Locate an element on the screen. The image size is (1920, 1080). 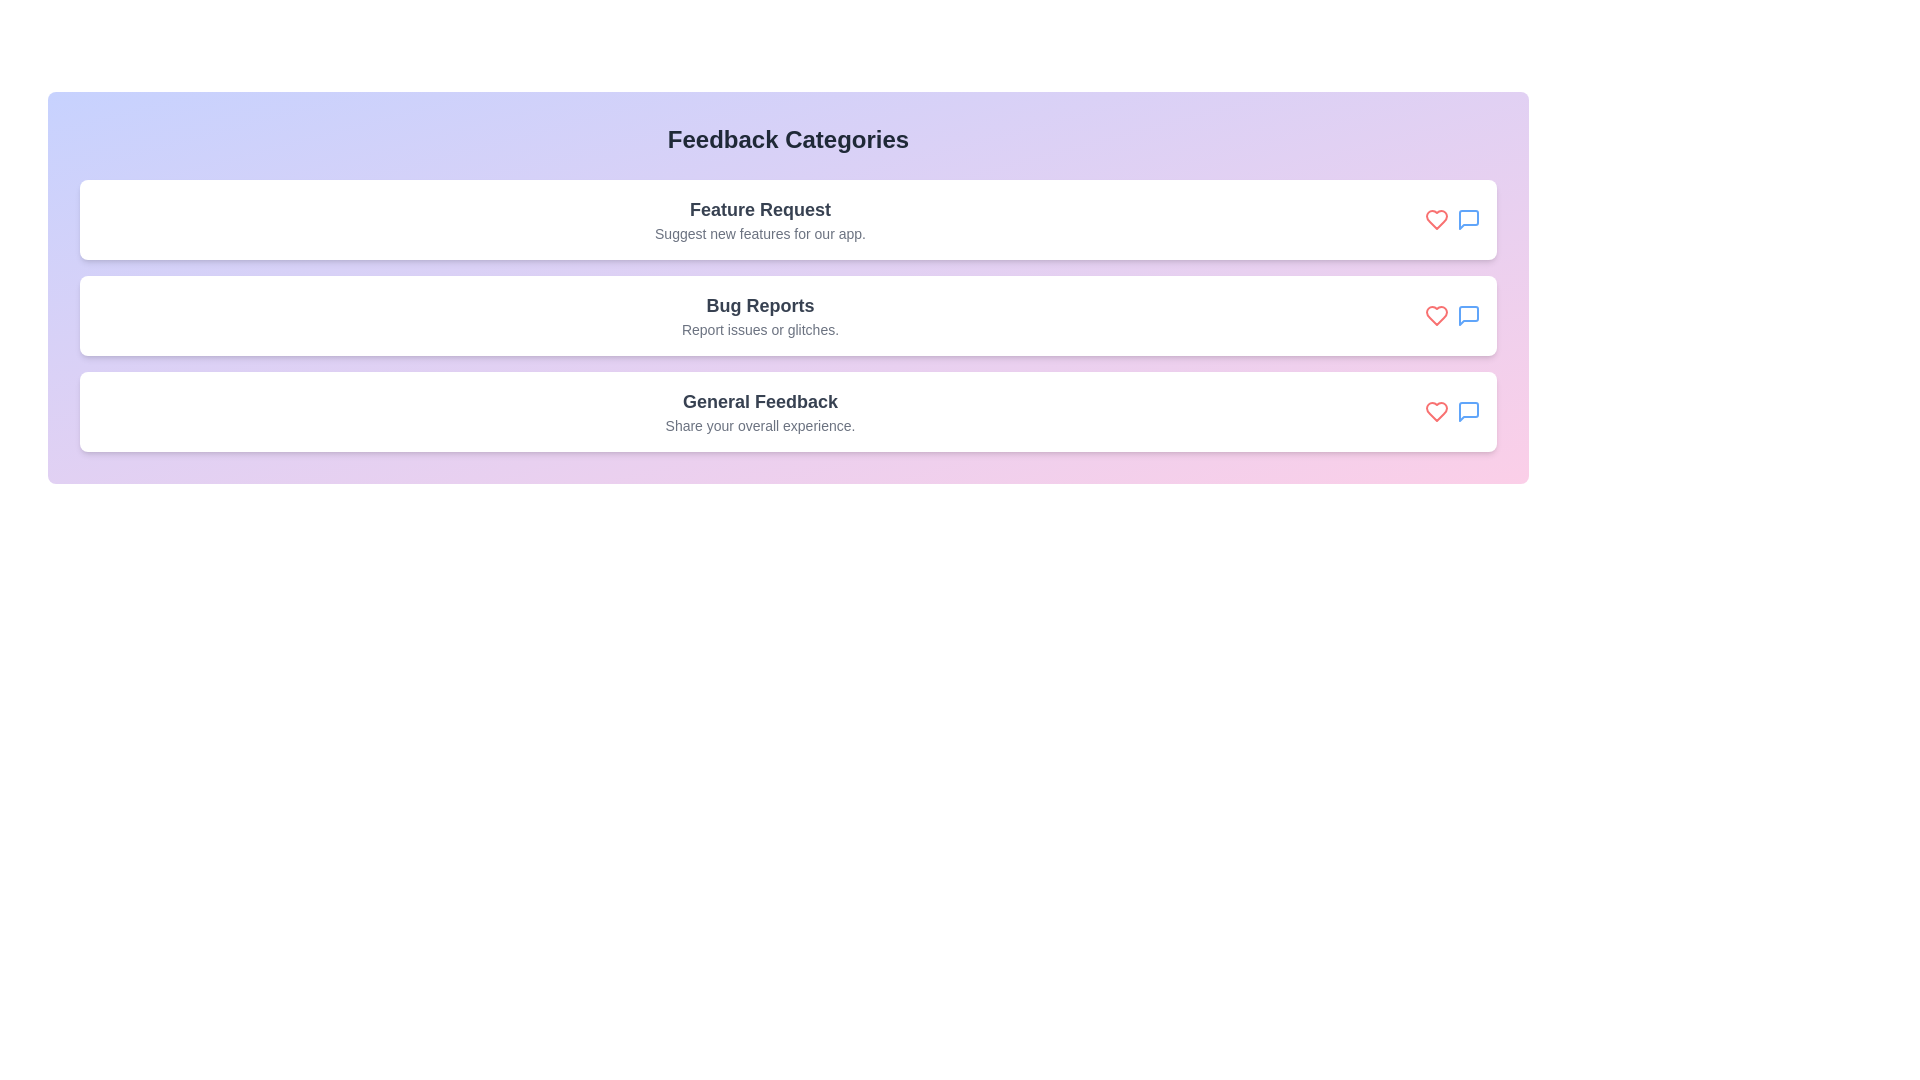
the like icon for the feedback category Feature Request is located at coordinates (1435, 219).